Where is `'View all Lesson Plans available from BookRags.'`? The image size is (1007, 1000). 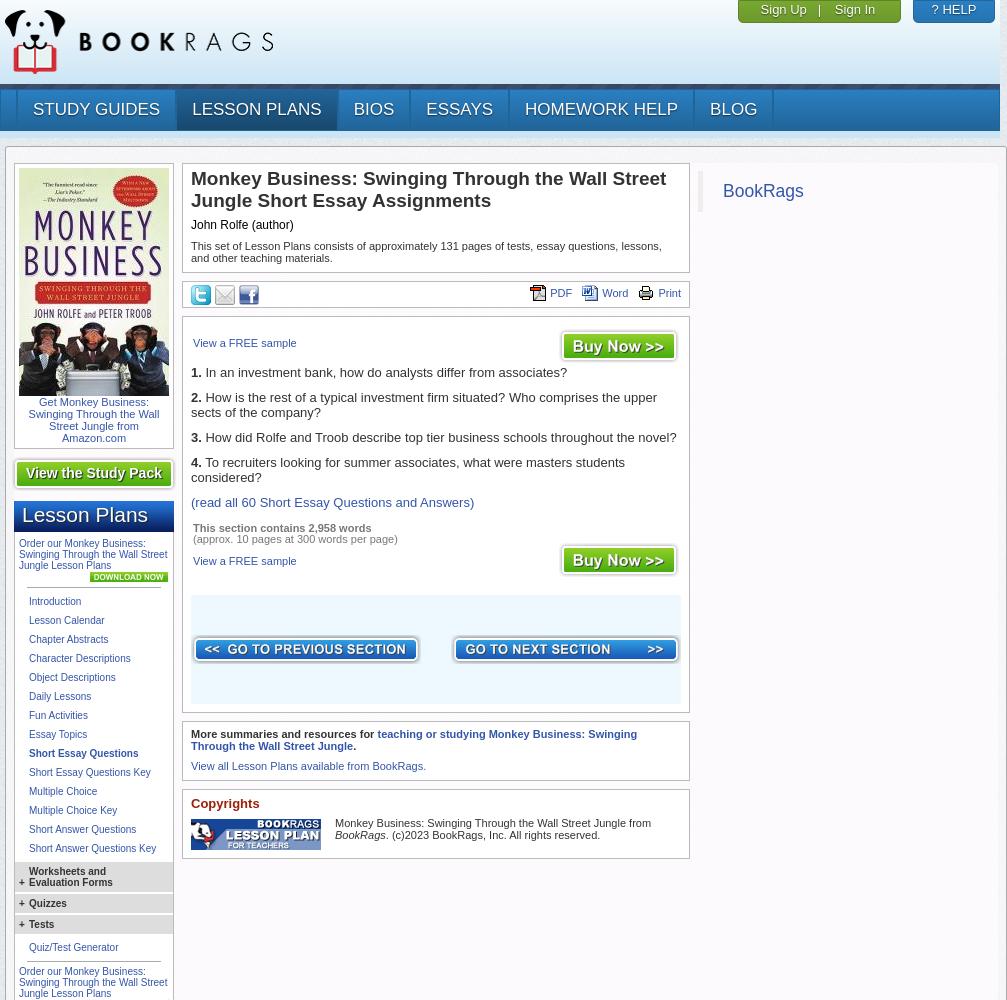
'View all Lesson Plans available from BookRags.' is located at coordinates (308, 766).